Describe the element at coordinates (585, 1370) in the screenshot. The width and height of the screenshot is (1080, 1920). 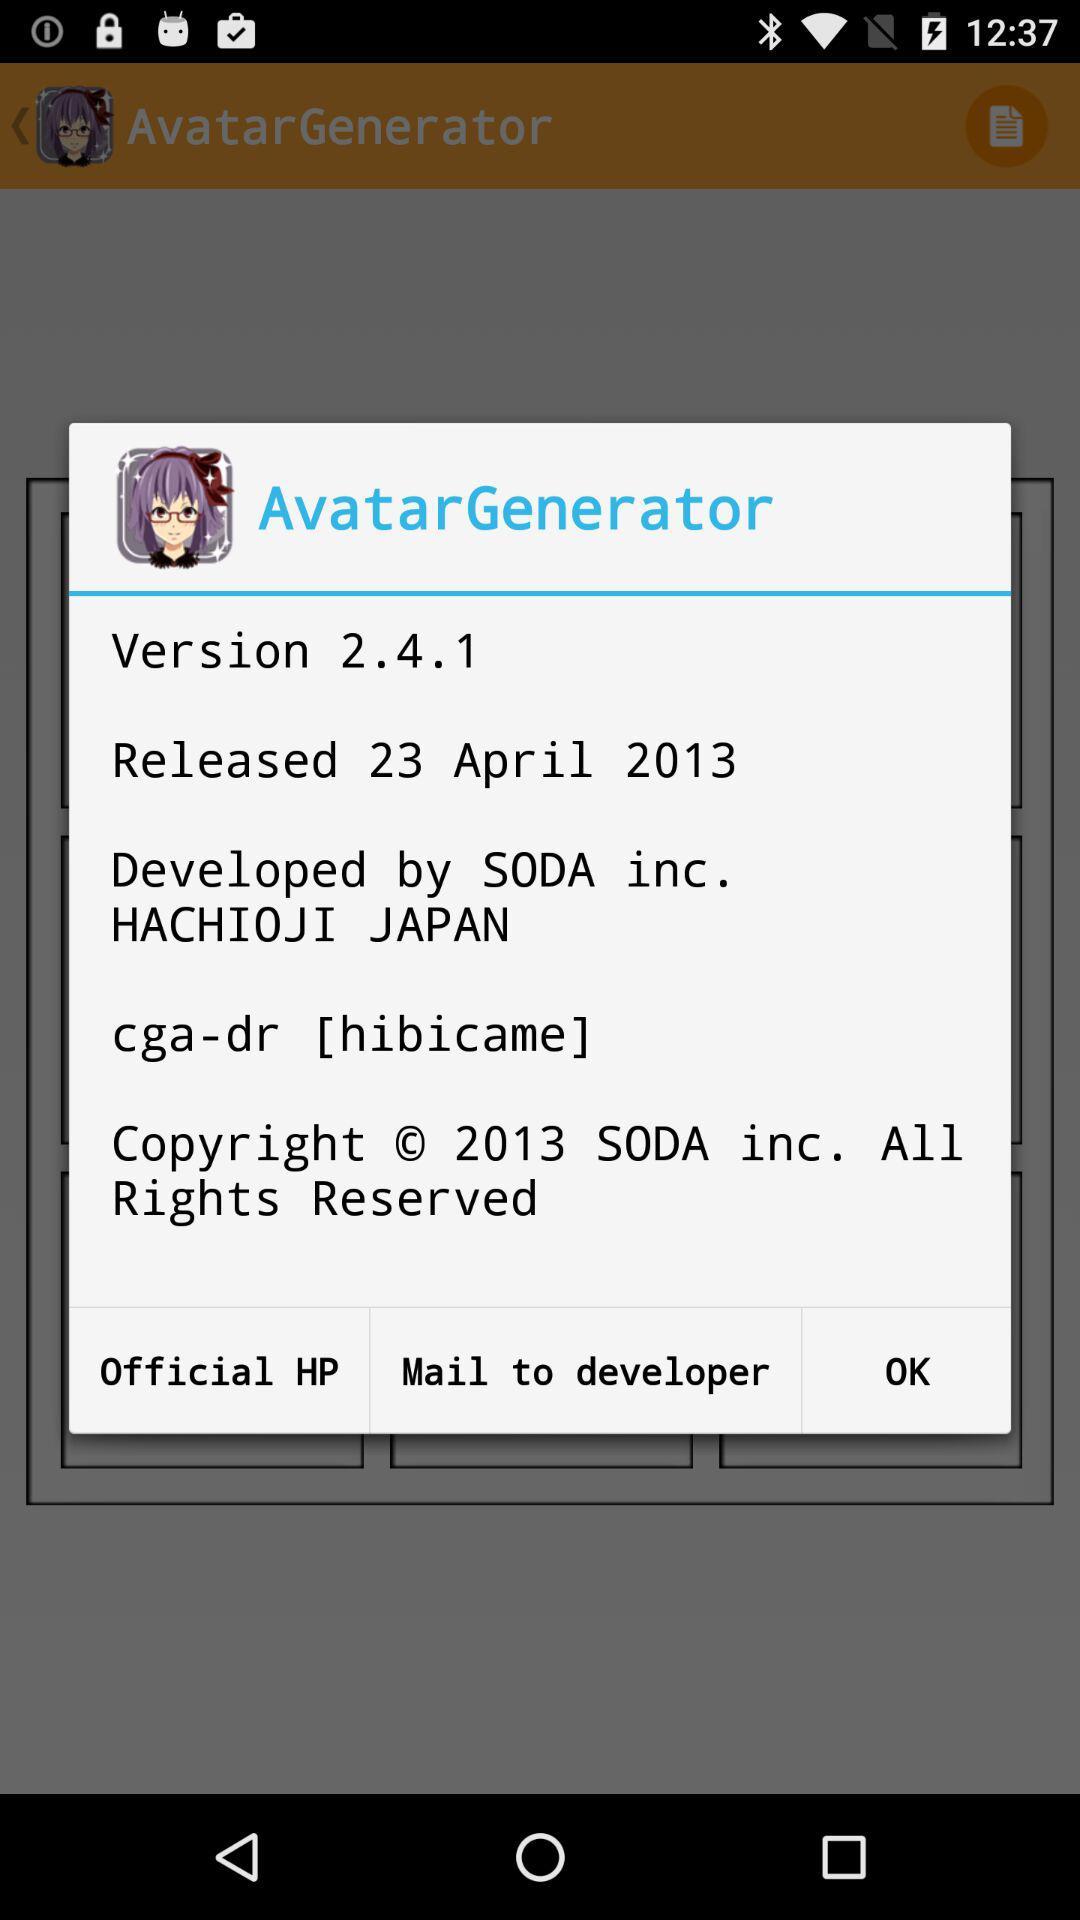
I see `icon at the bottom` at that location.